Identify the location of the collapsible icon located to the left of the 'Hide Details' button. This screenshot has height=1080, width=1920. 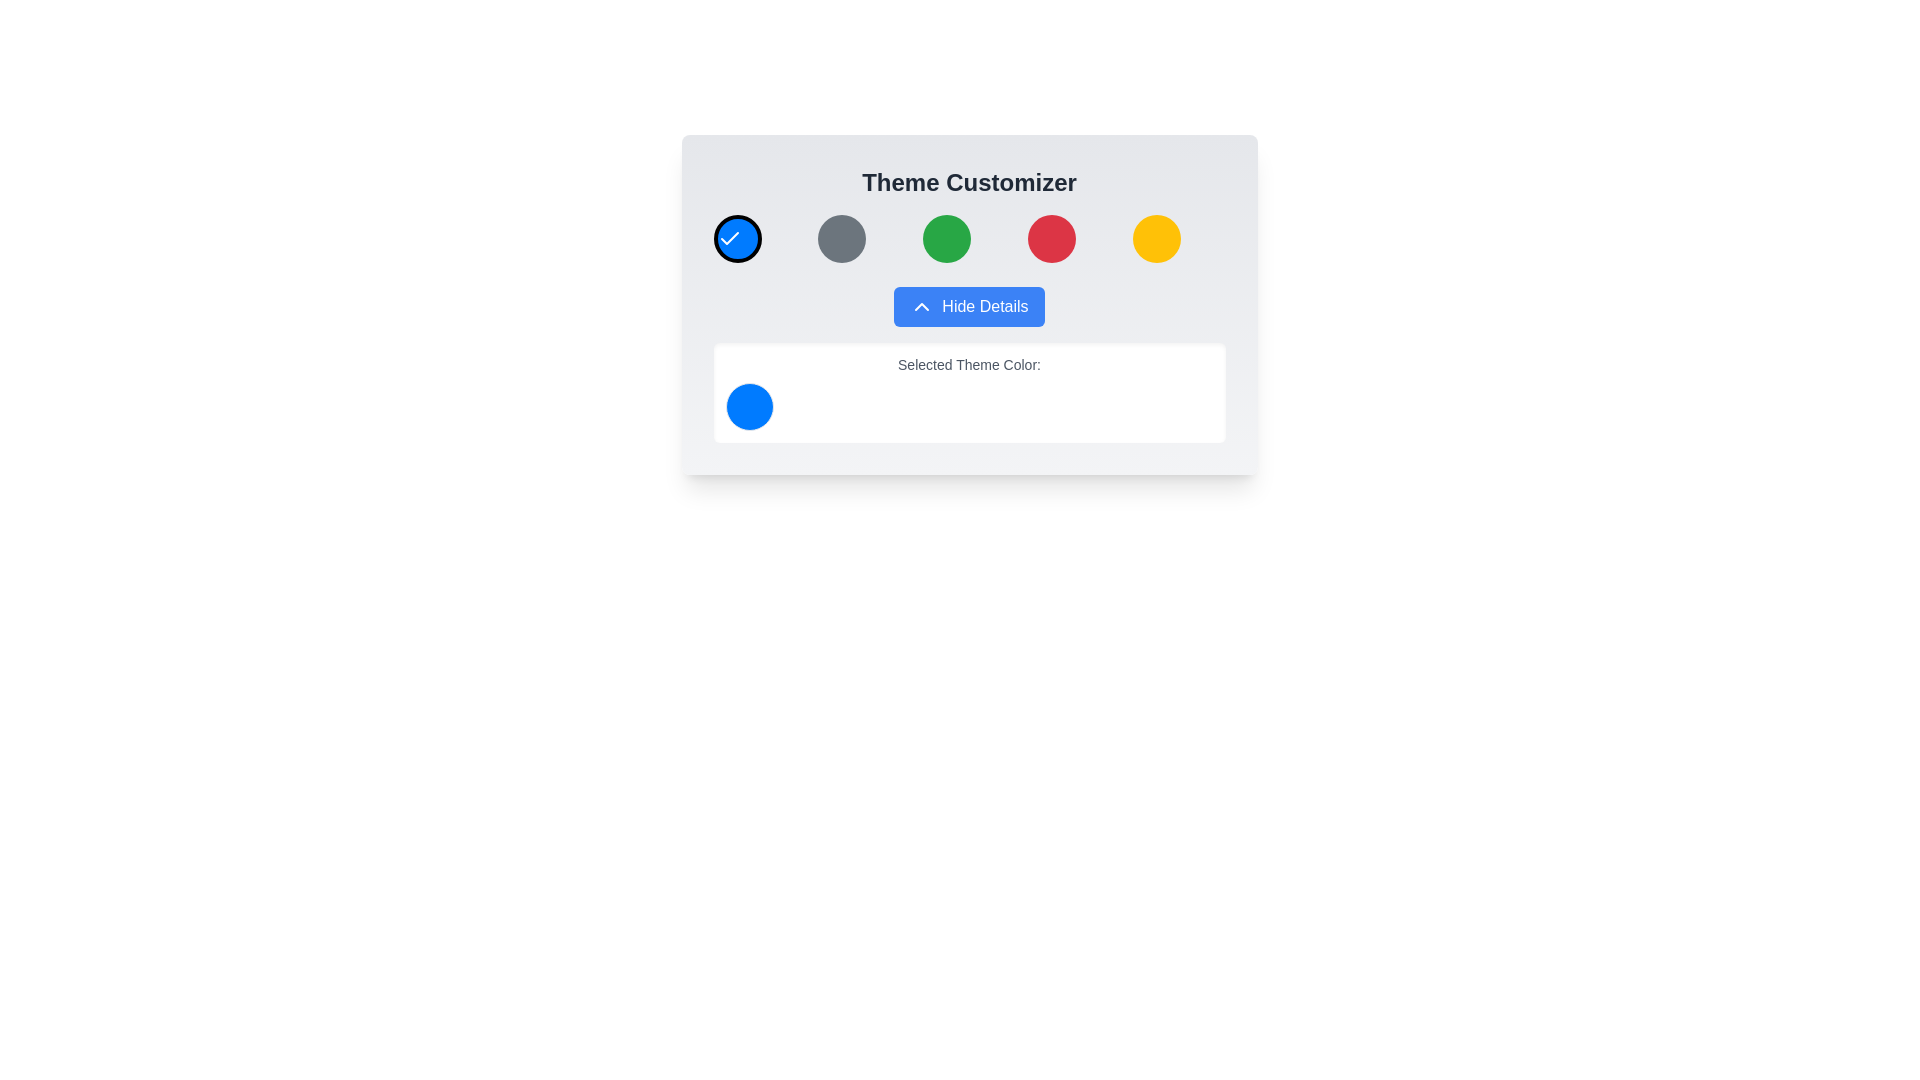
(920, 307).